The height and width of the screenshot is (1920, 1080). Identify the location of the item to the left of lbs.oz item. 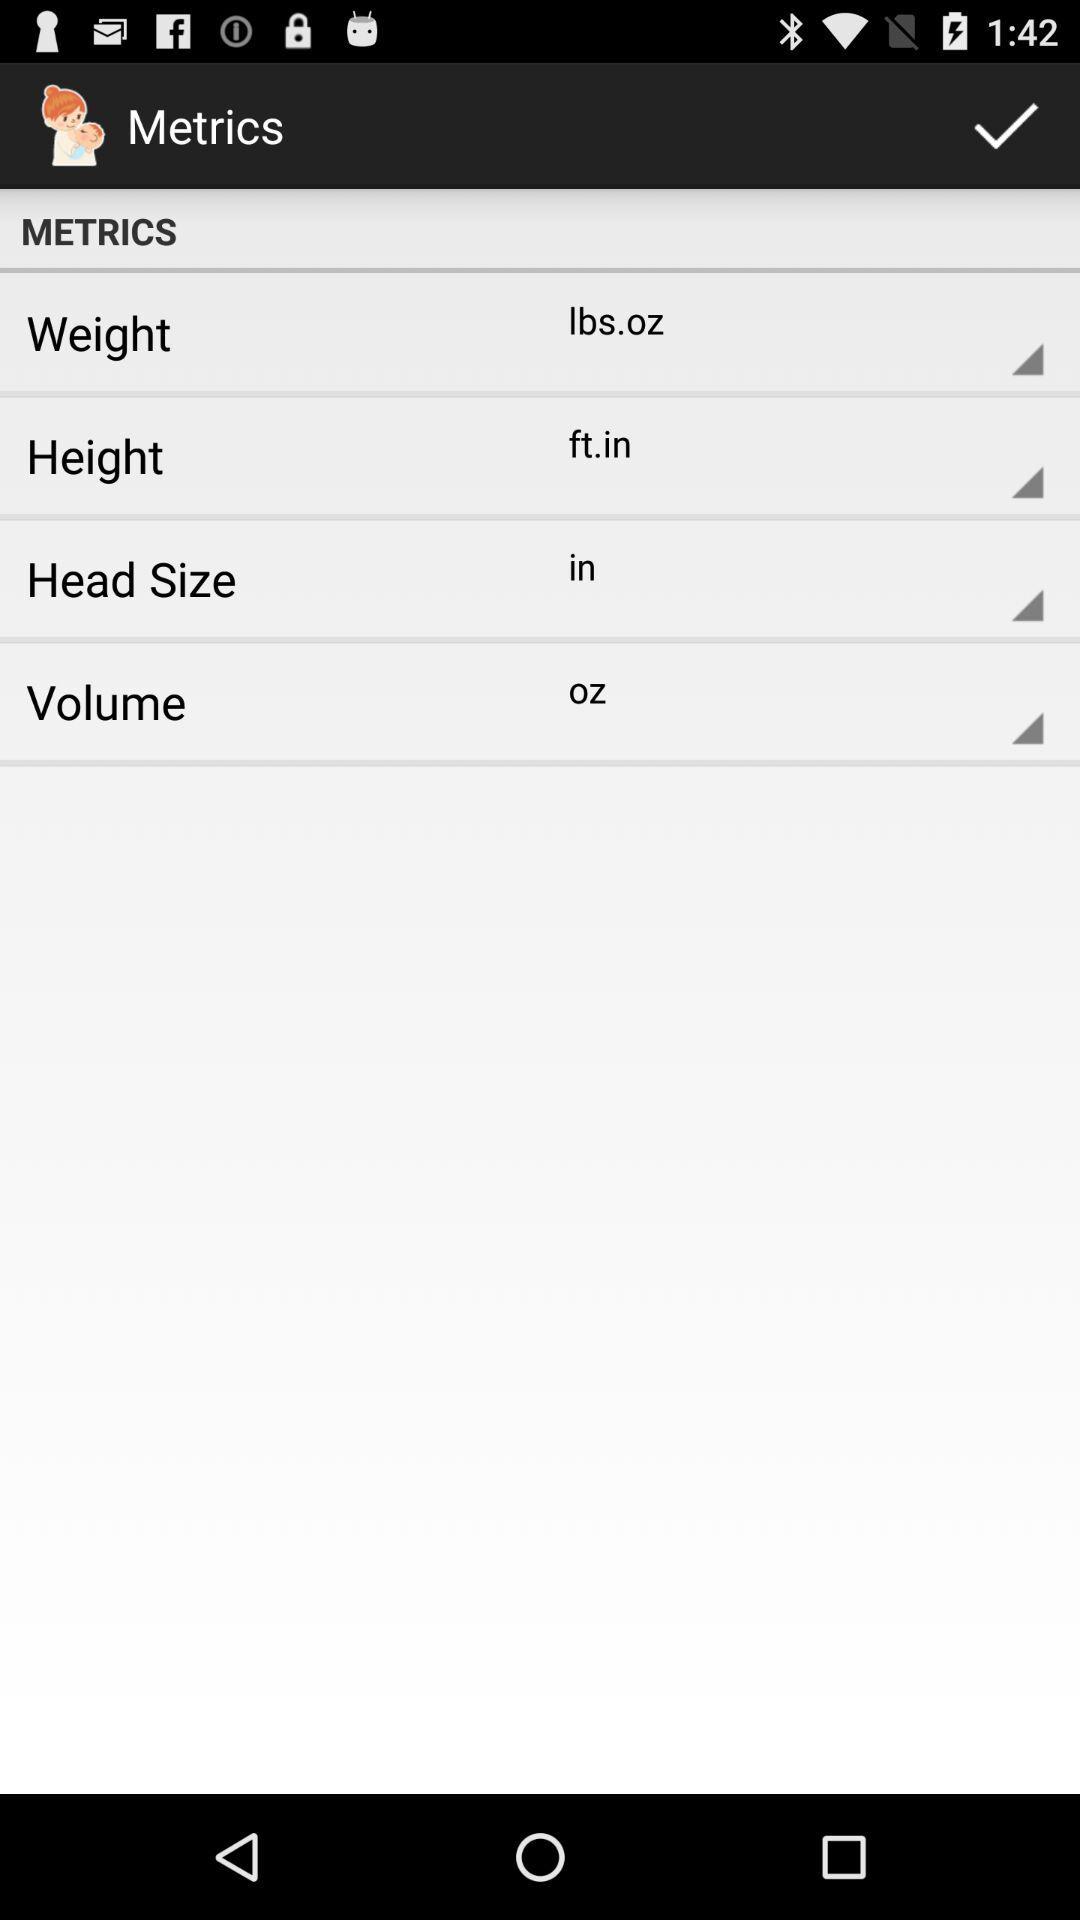
(262, 332).